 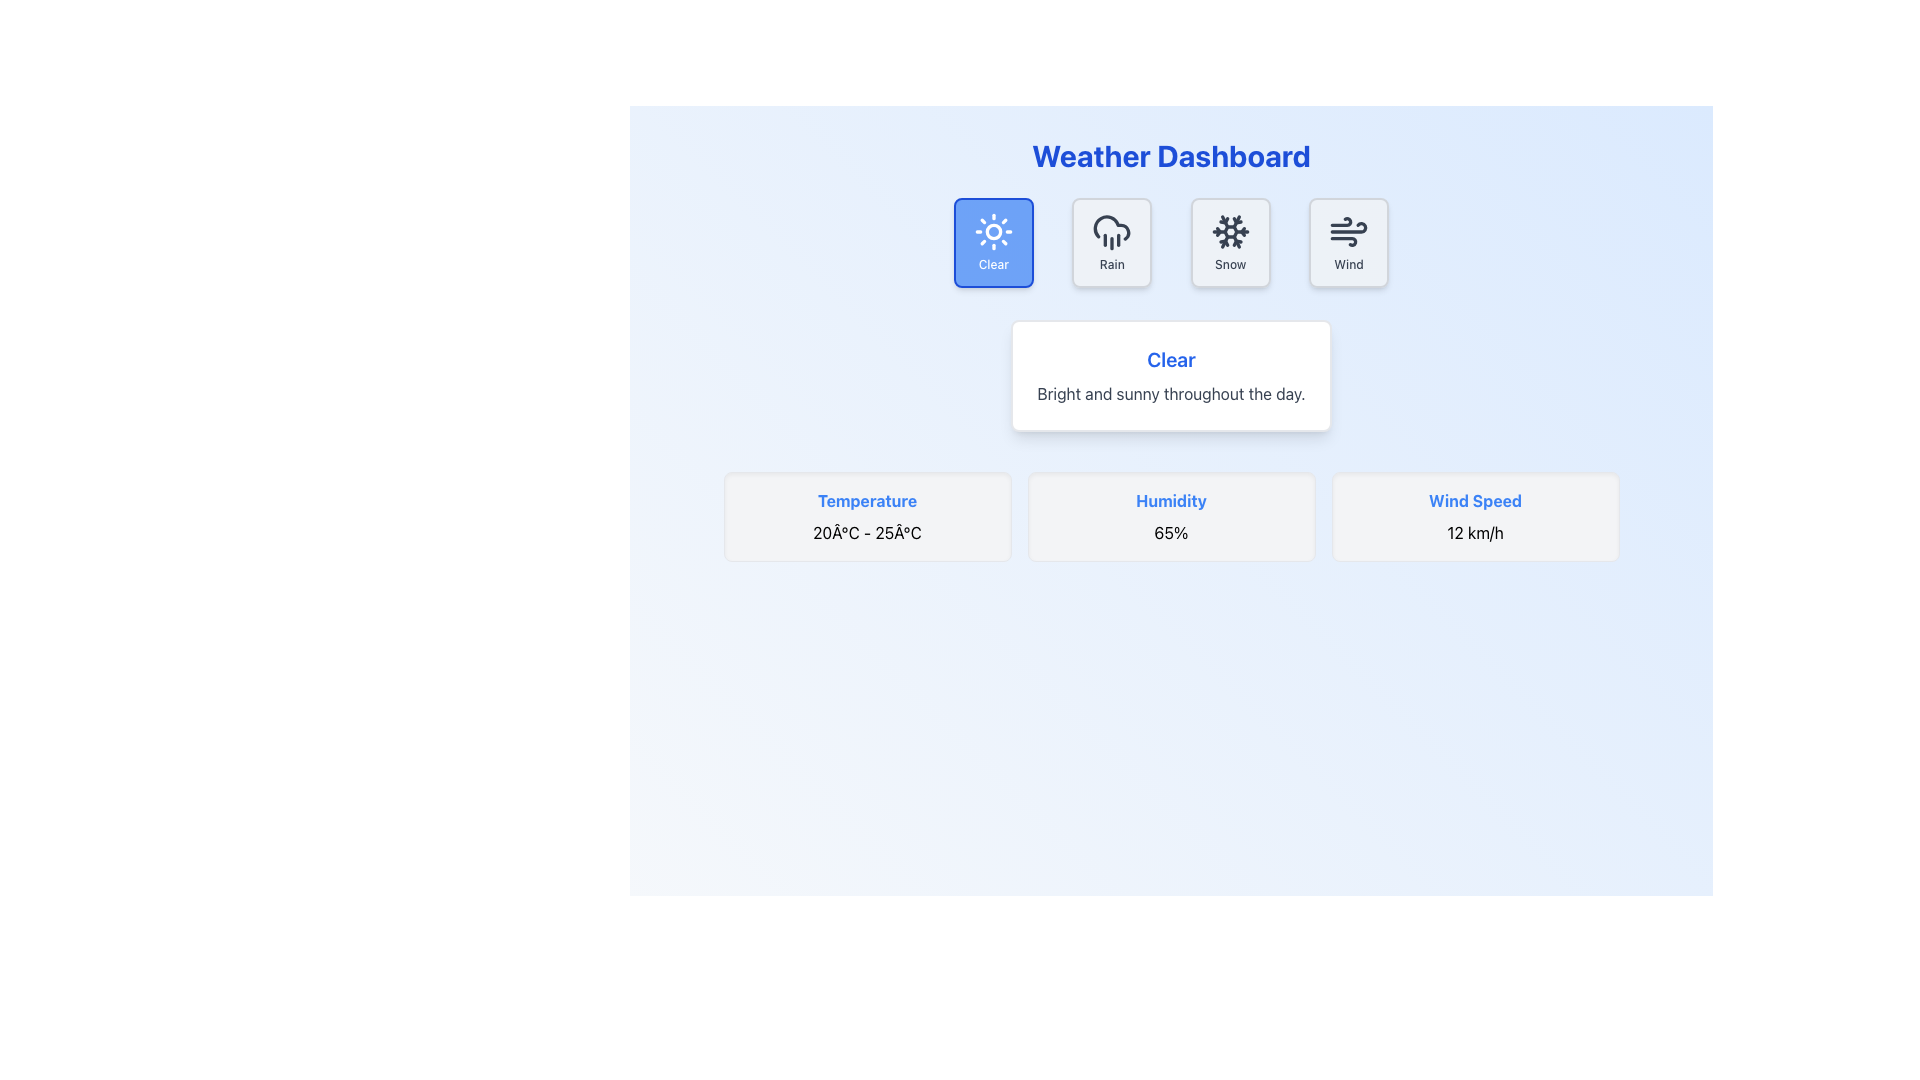 What do you see at coordinates (1235, 224) in the screenshot?
I see `the smaller graphical component of the snowflake icon located at the top right corner of the icon` at bounding box center [1235, 224].